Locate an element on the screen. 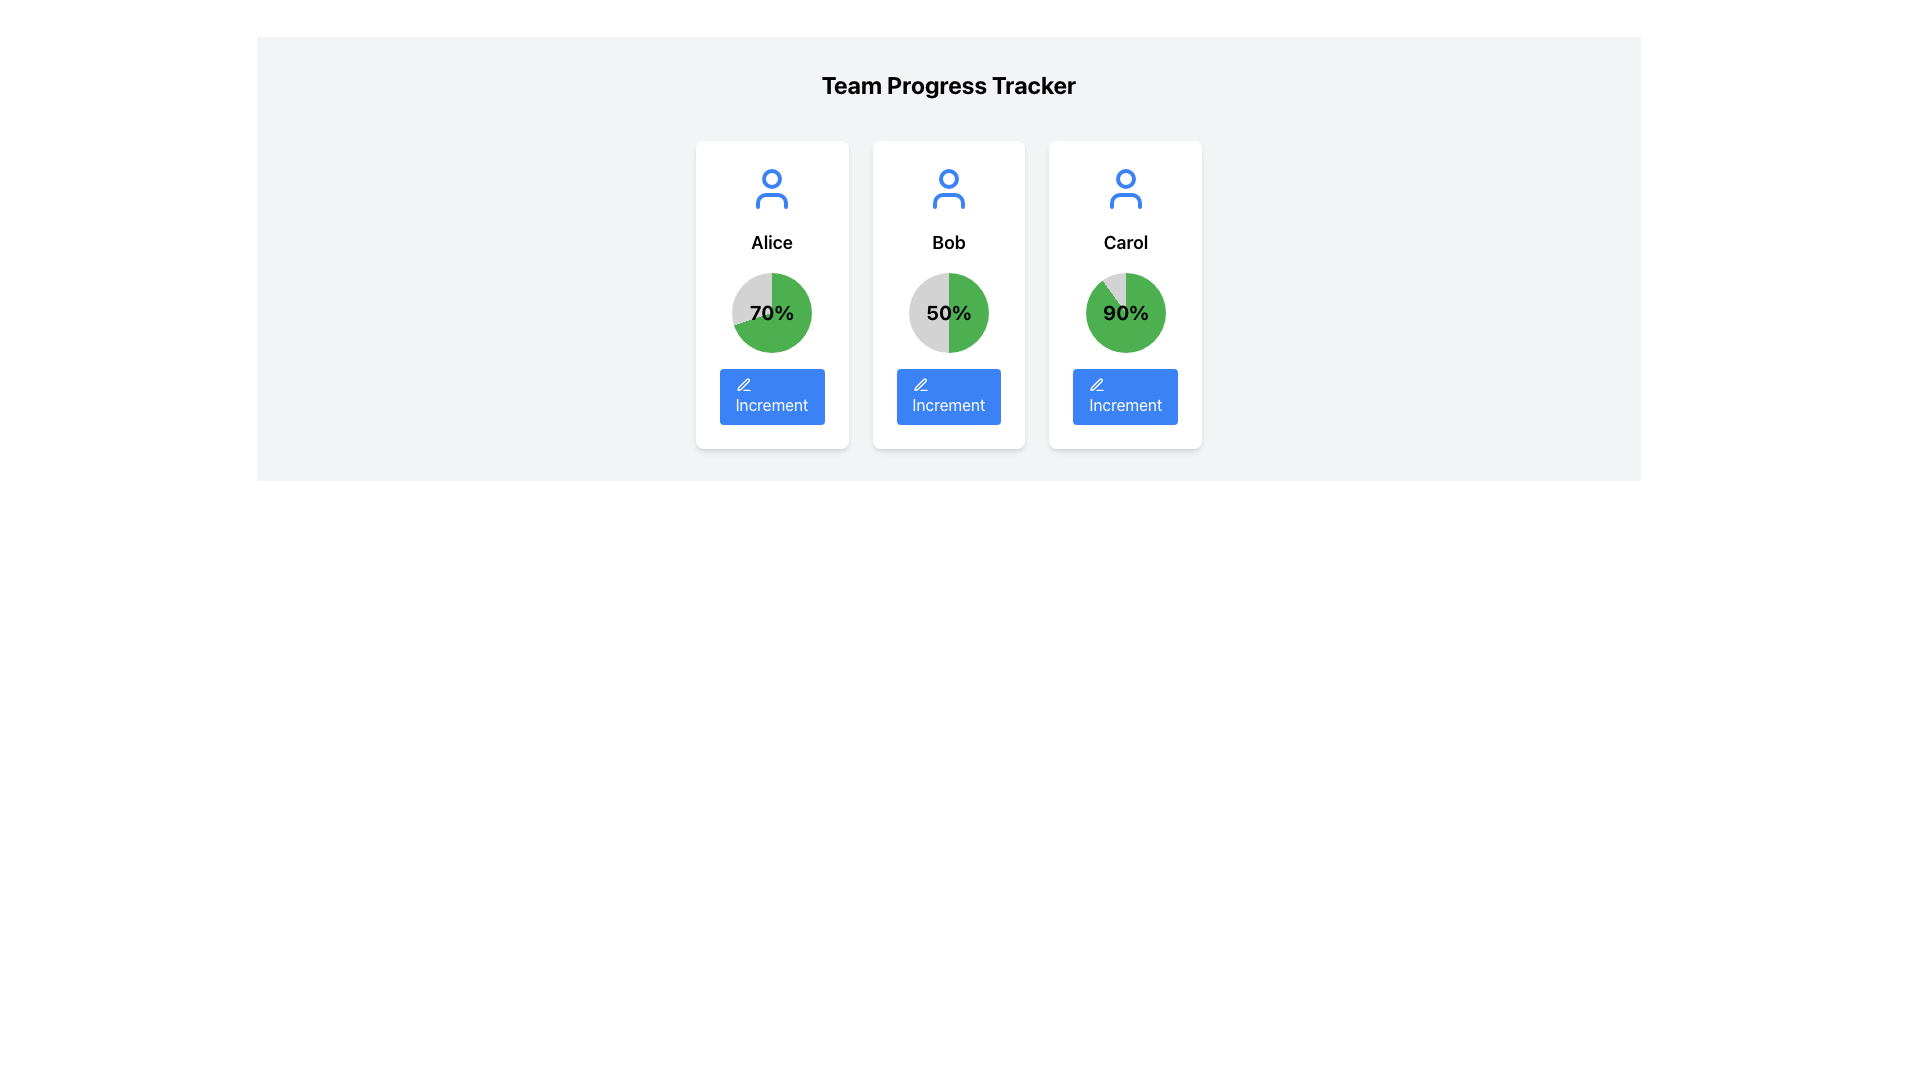 The height and width of the screenshot is (1080, 1920). value displayed as '70%' in bold font, located at the center of the circular progress chart in the card labeled 'Alice', directly above the blue 'Increment' button is located at coordinates (771, 312).